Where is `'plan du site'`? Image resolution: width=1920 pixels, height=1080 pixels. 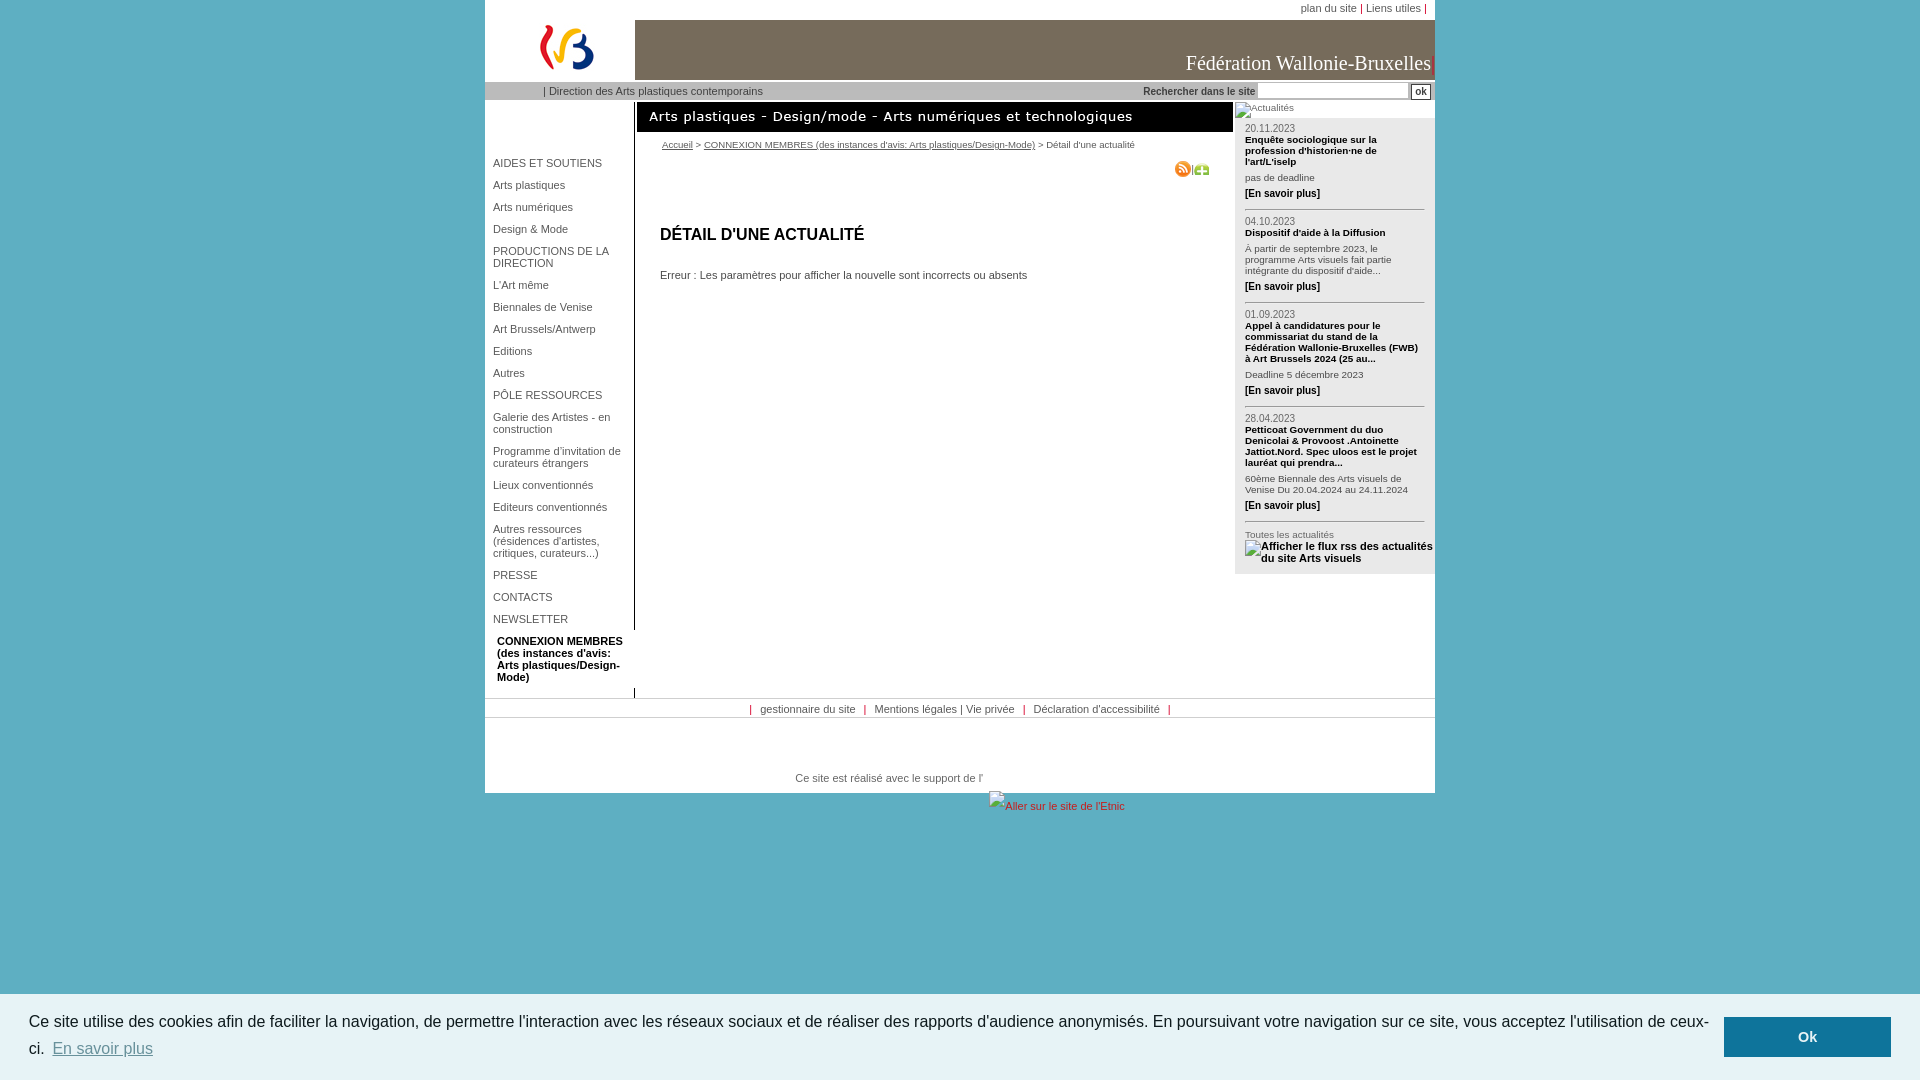
'plan du site' is located at coordinates (1329, 7).